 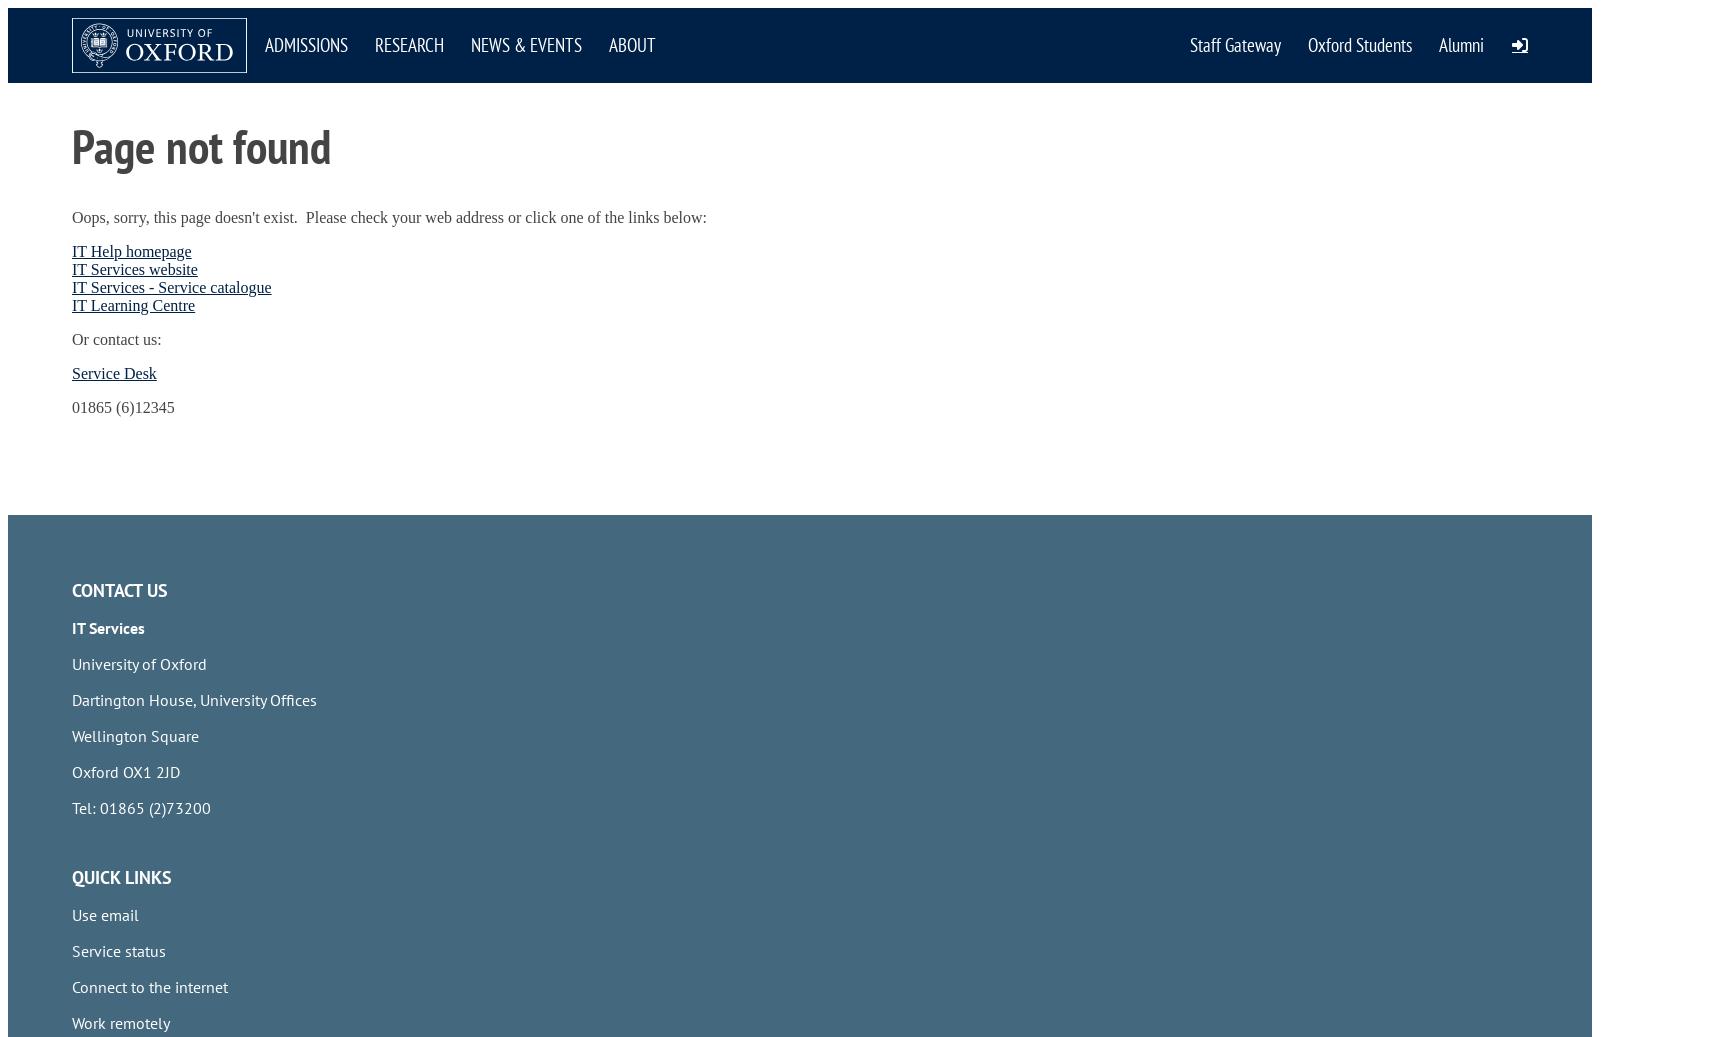 What do you see at coordinates (160, 414) in the screenshot?
I see `'Professional development'` at bounding box center [160, 414].